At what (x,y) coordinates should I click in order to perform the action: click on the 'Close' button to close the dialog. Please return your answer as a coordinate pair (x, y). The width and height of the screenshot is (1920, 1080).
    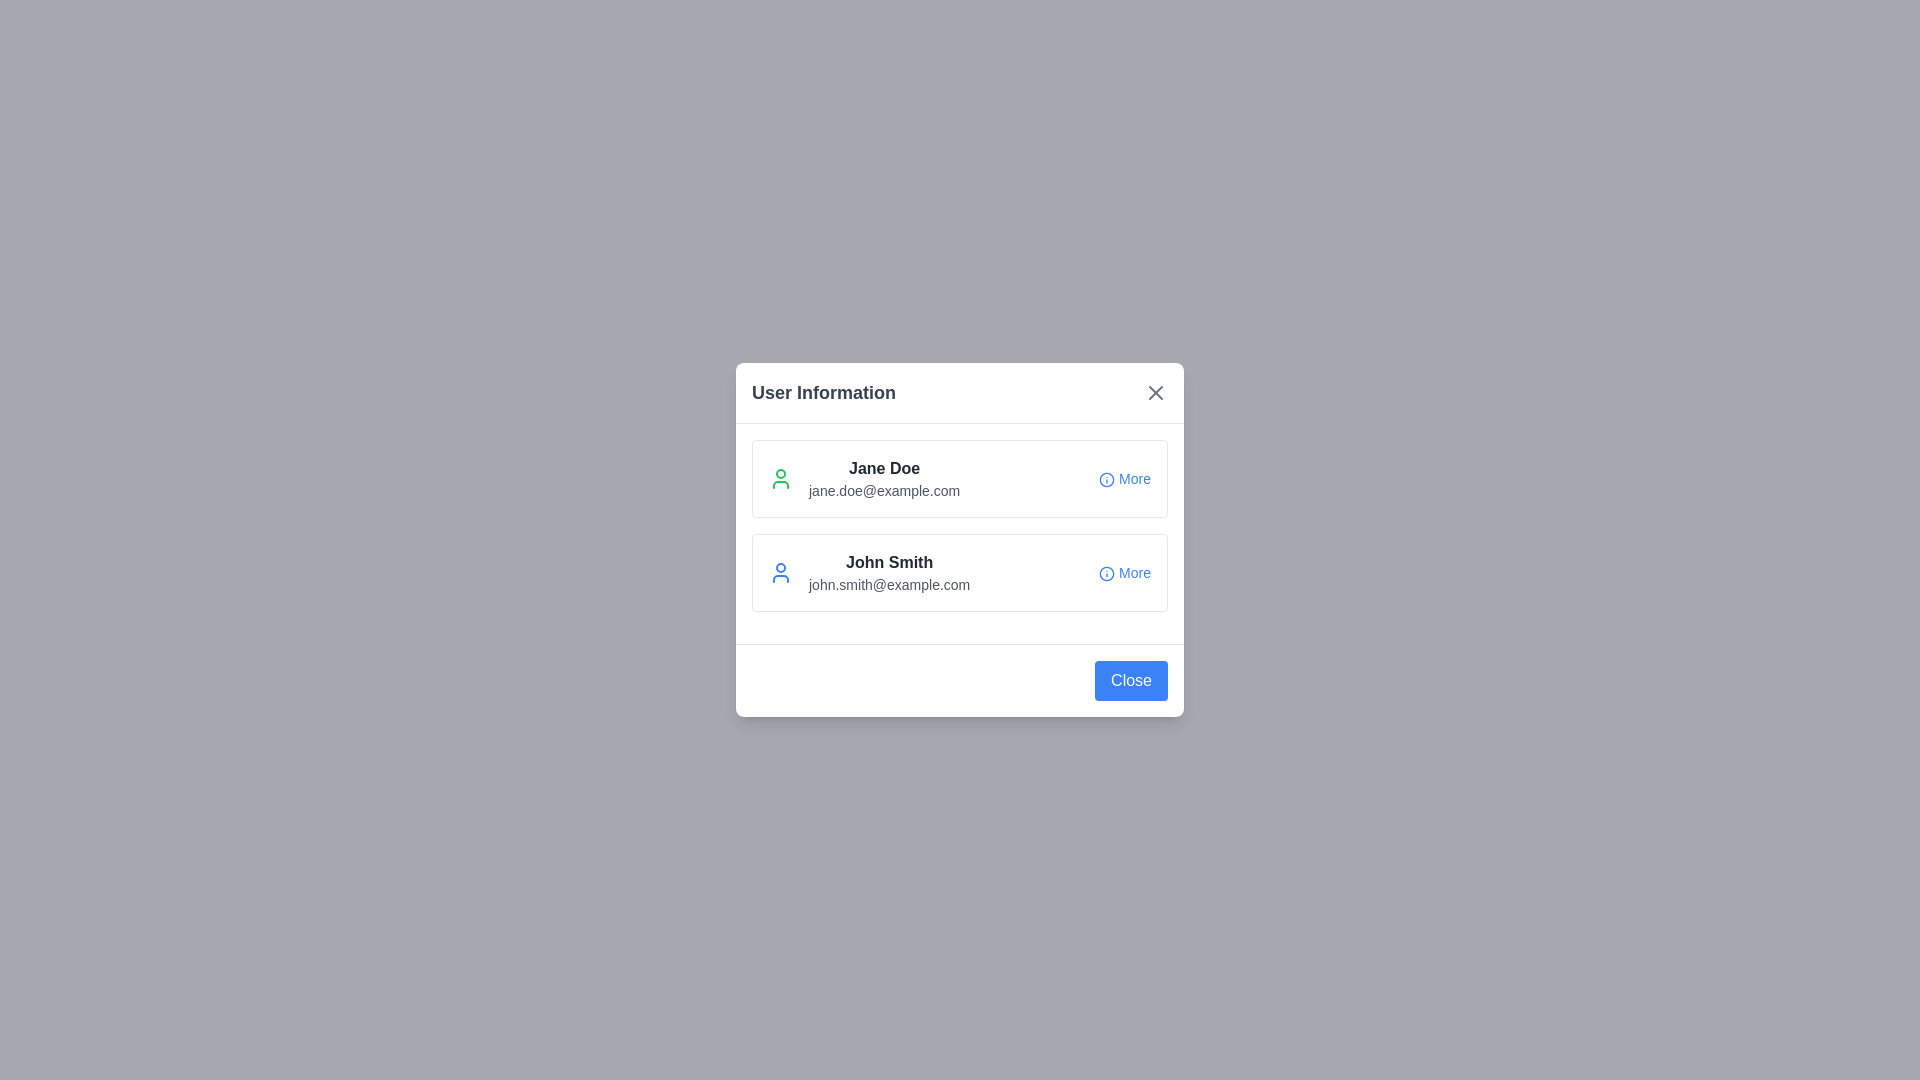
    Looking at the image, I should click on (1131, 680).